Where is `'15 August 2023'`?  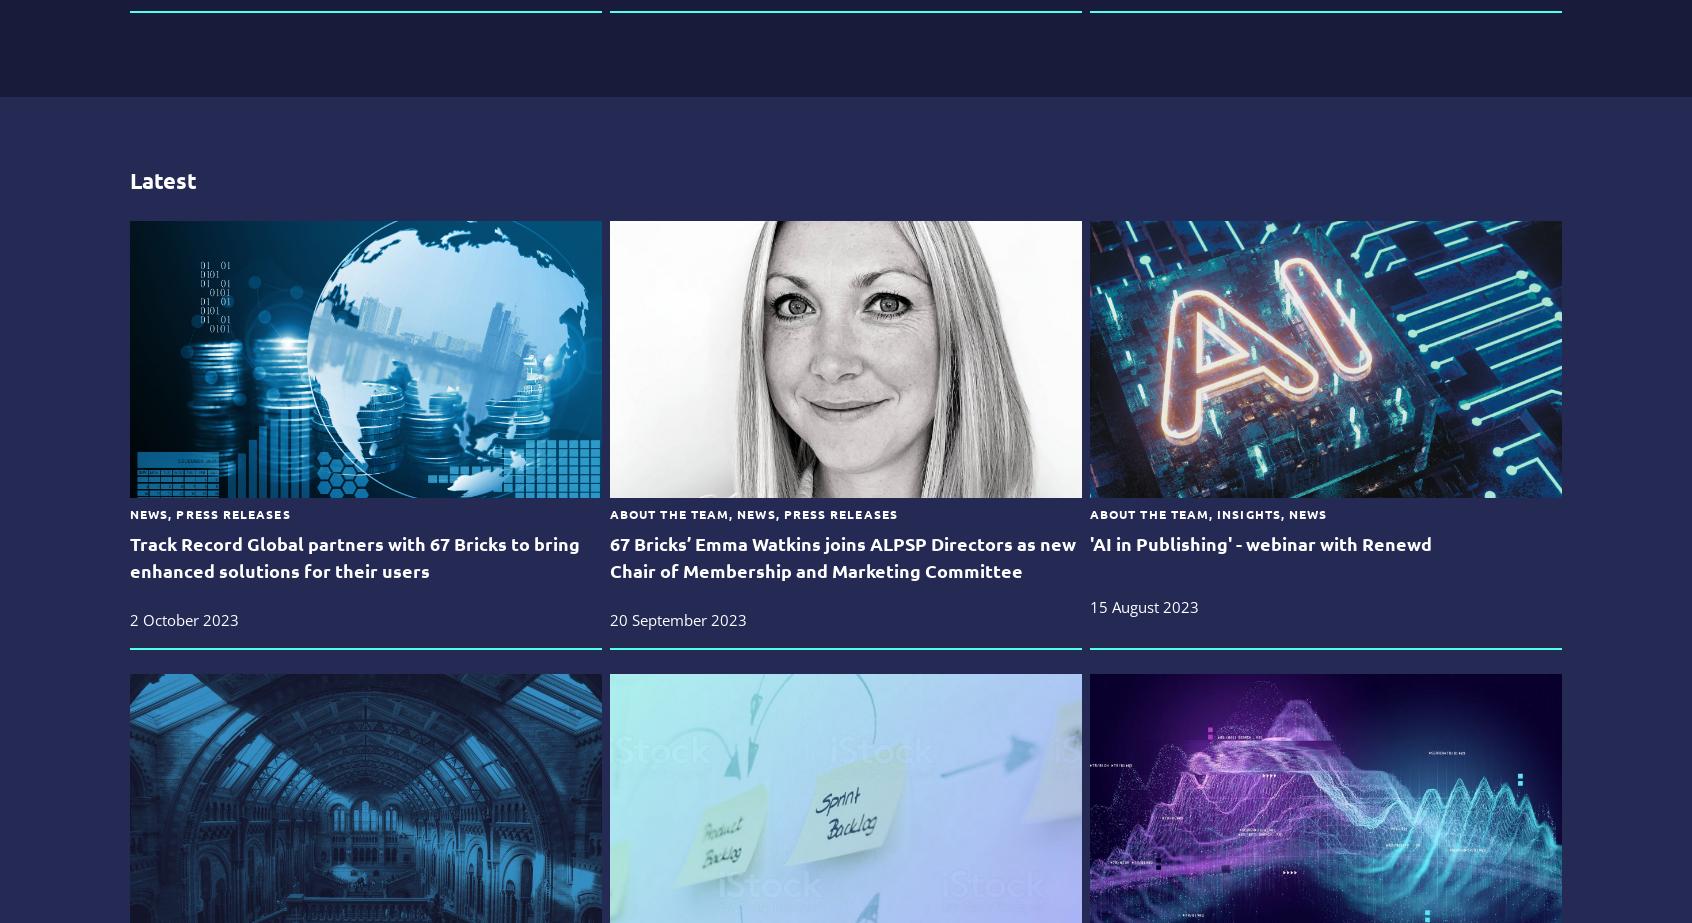 '15 August 2023' is located at coordinates (1142, 605).